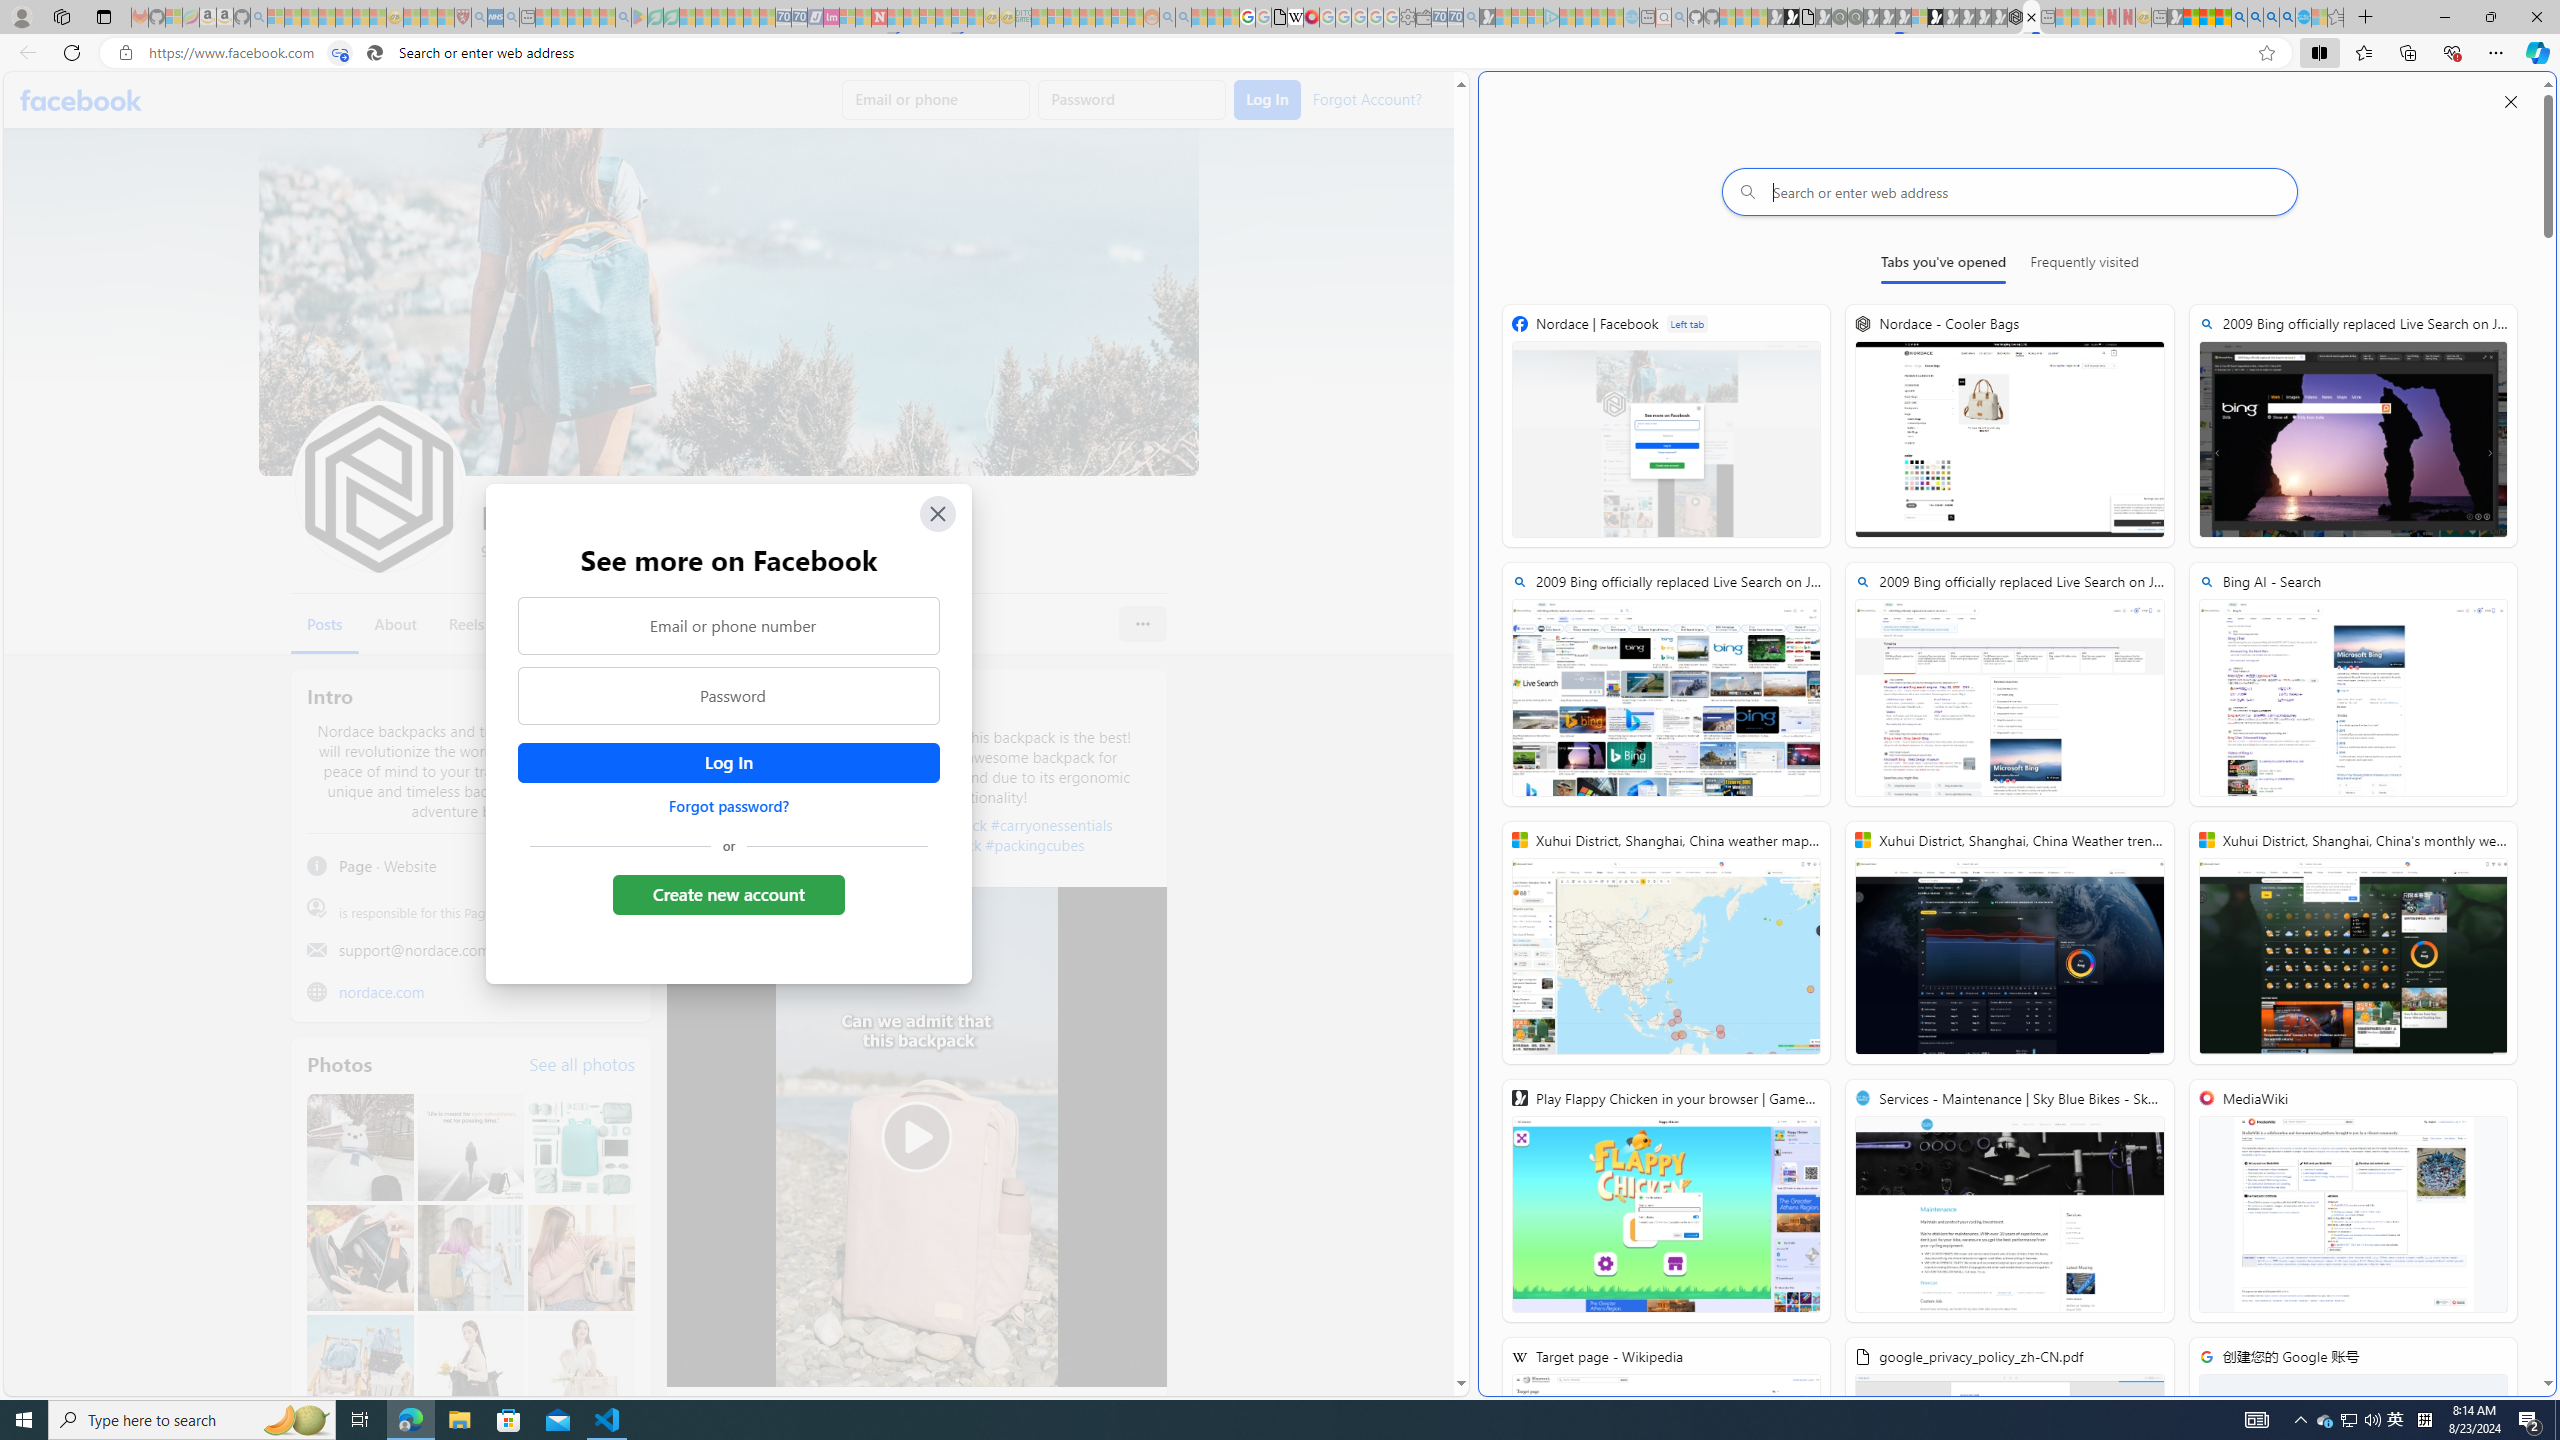 Image resolution: width=2560 pixels, height=1440 pixels. Describe the element at coordinates (799, 16) in the screenshot. I see `'Cheap Hotels - Save70.com - Sleeping'` at that location.